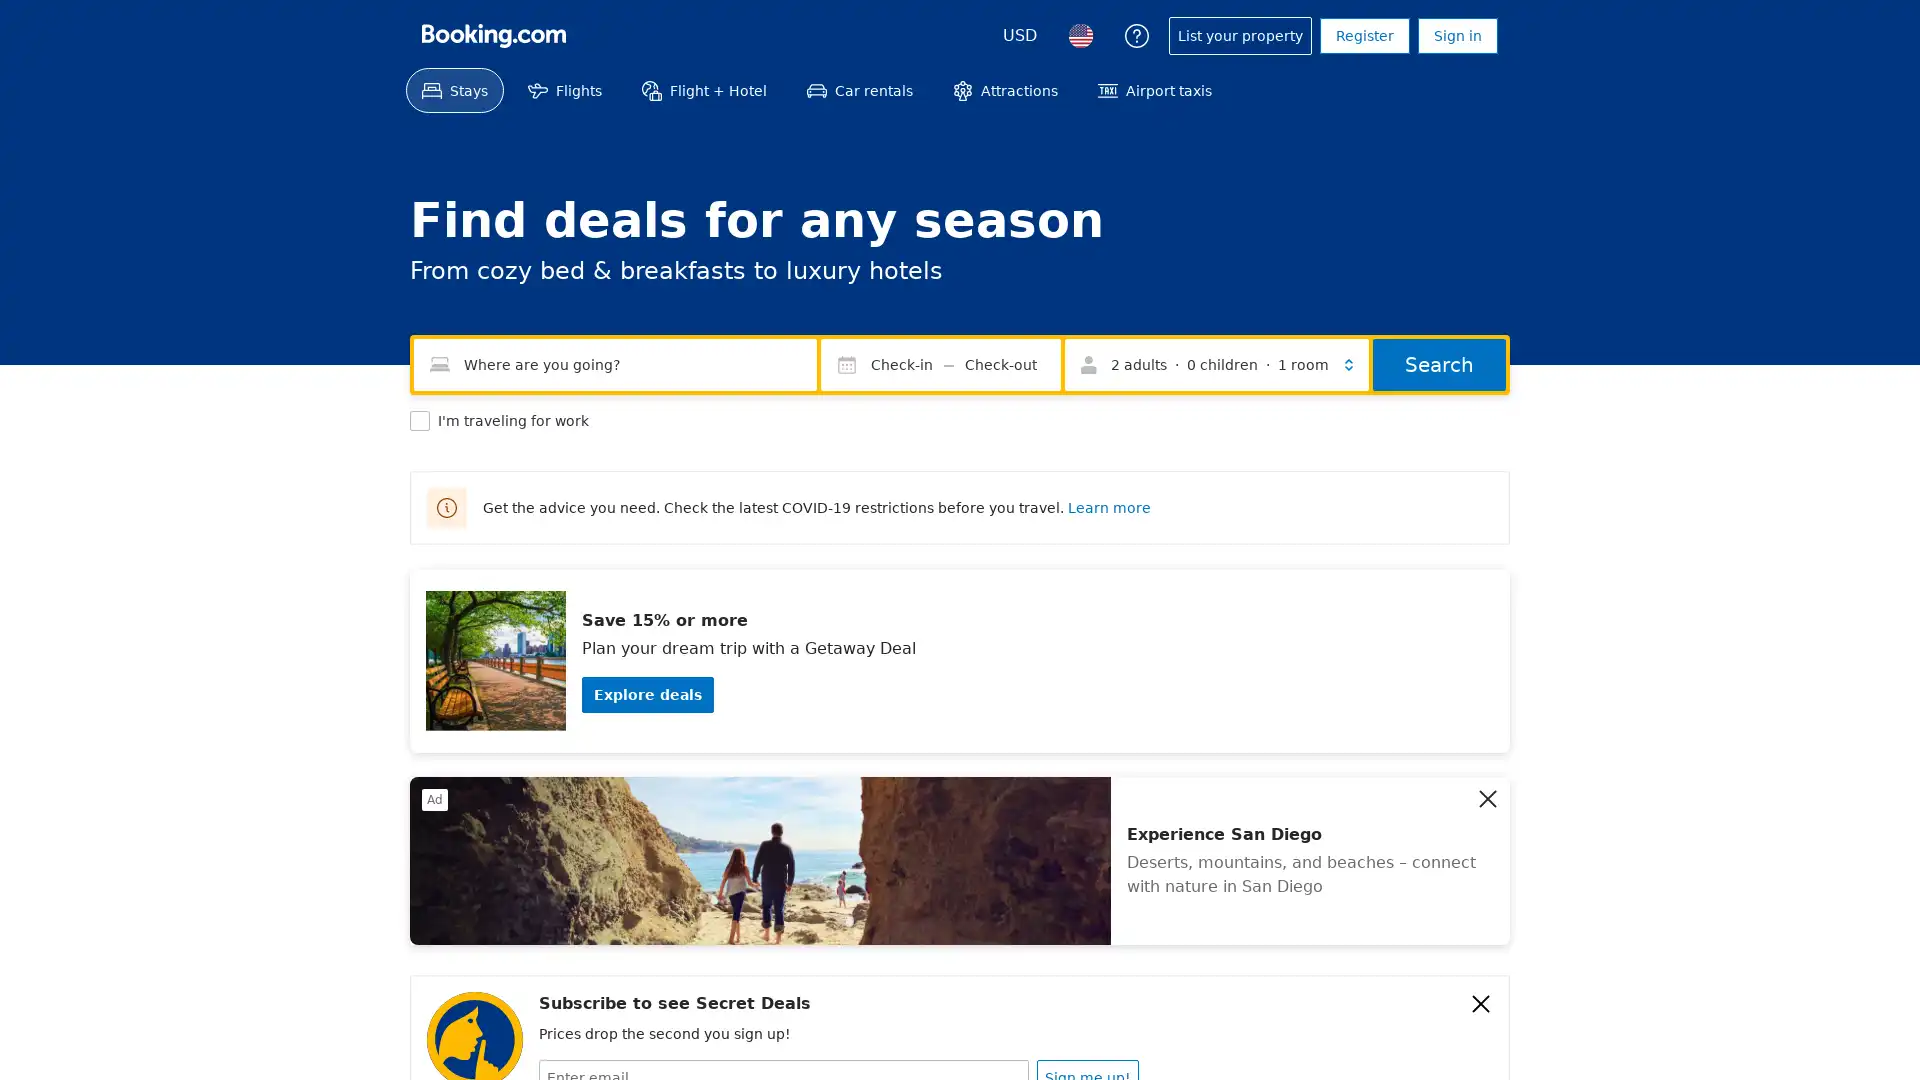 The width and height of the screenshot is (1920, 1080). Describe the element at coordinates (648, 693) in the screenshot. I see `Explore deals` at that location.